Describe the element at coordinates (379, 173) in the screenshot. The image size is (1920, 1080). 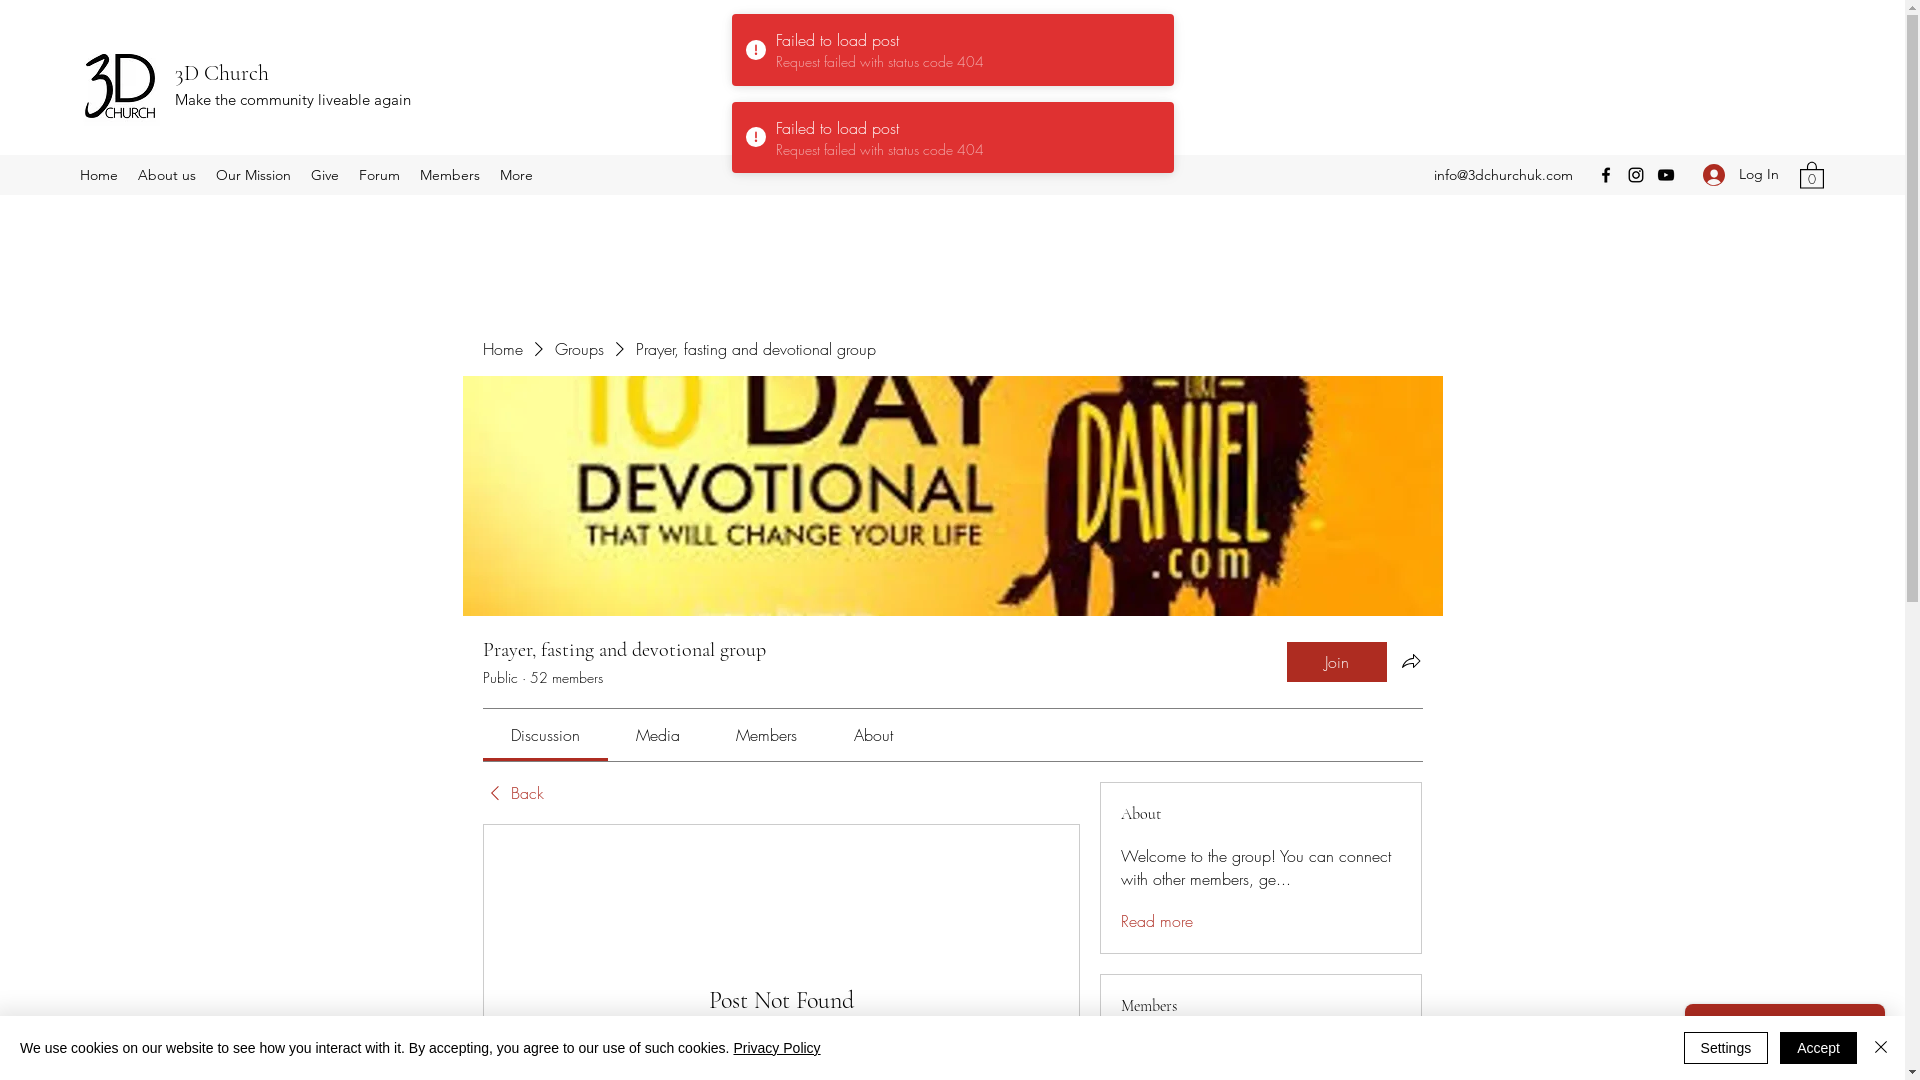
I see `'Forum'` at that location.